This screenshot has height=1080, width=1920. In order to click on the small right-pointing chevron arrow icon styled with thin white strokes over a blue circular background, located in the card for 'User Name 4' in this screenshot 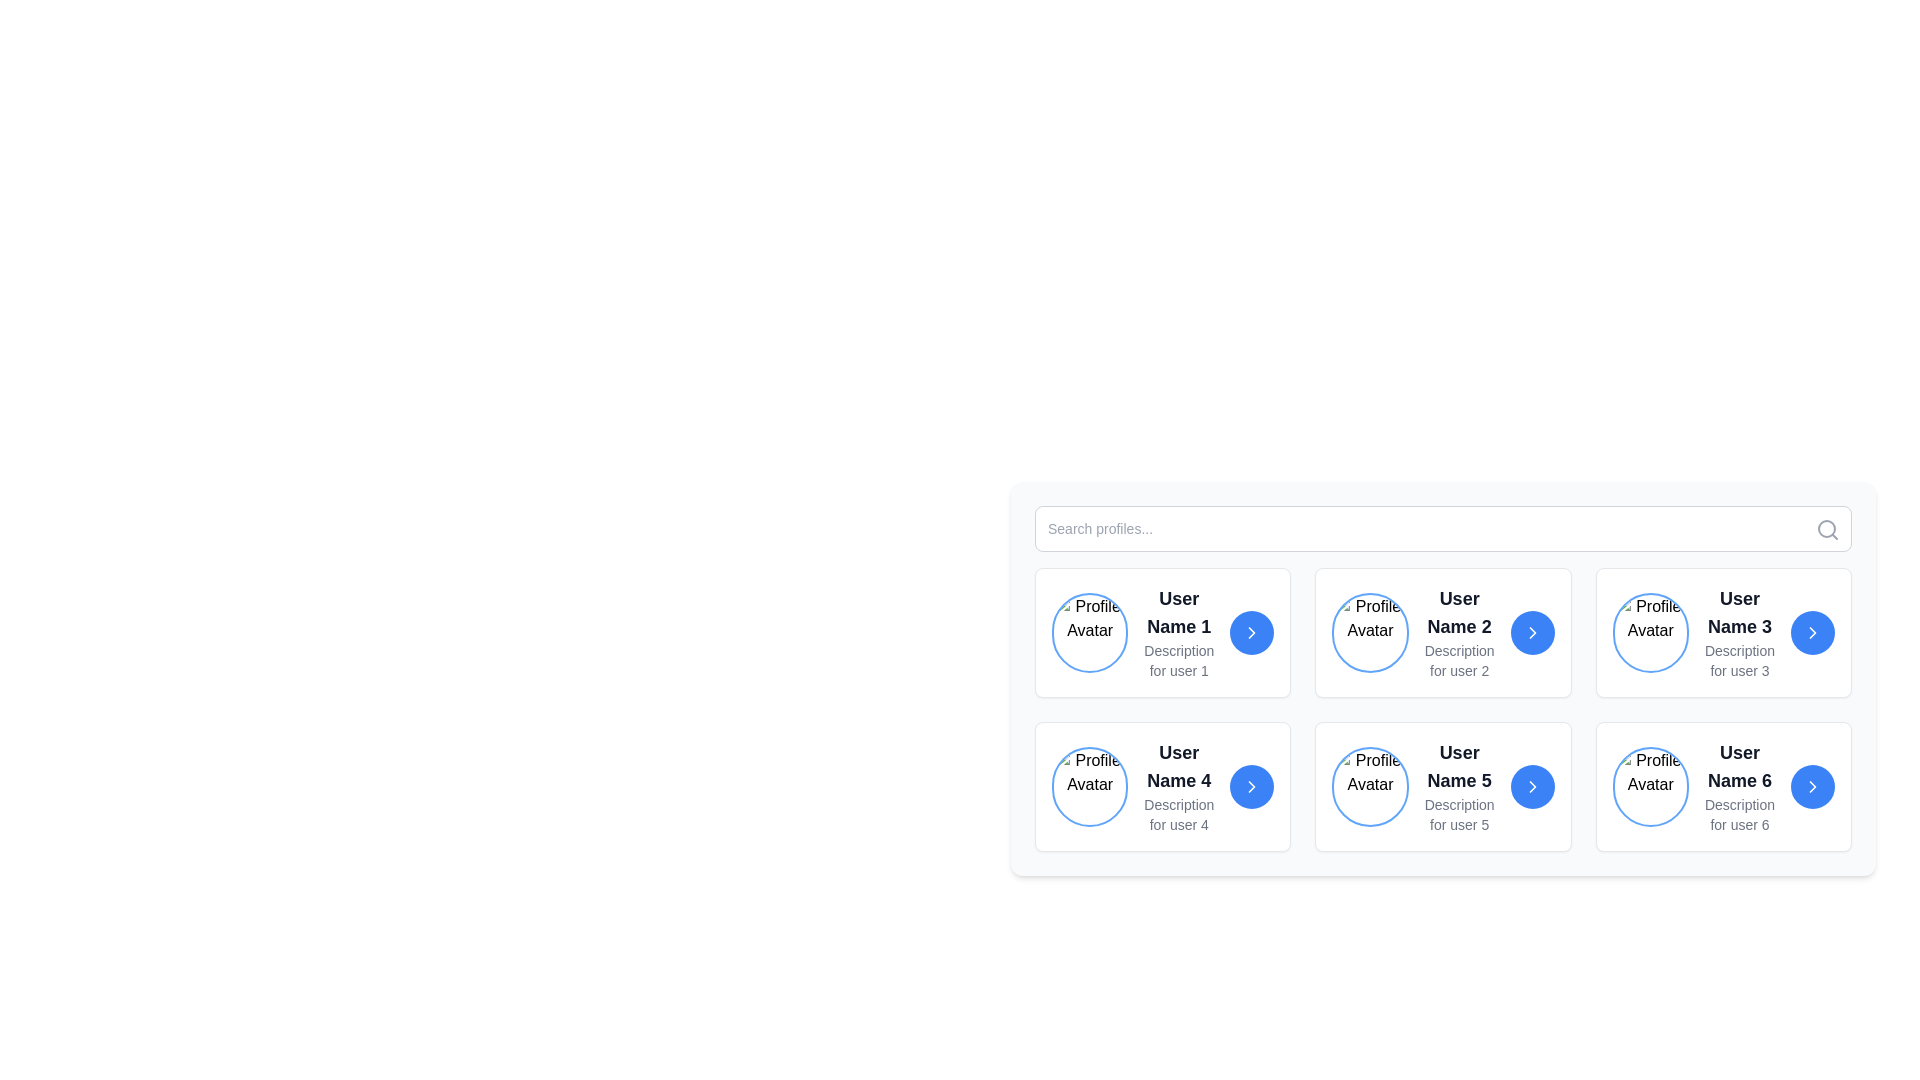, I will do `click(1251, 785)`.